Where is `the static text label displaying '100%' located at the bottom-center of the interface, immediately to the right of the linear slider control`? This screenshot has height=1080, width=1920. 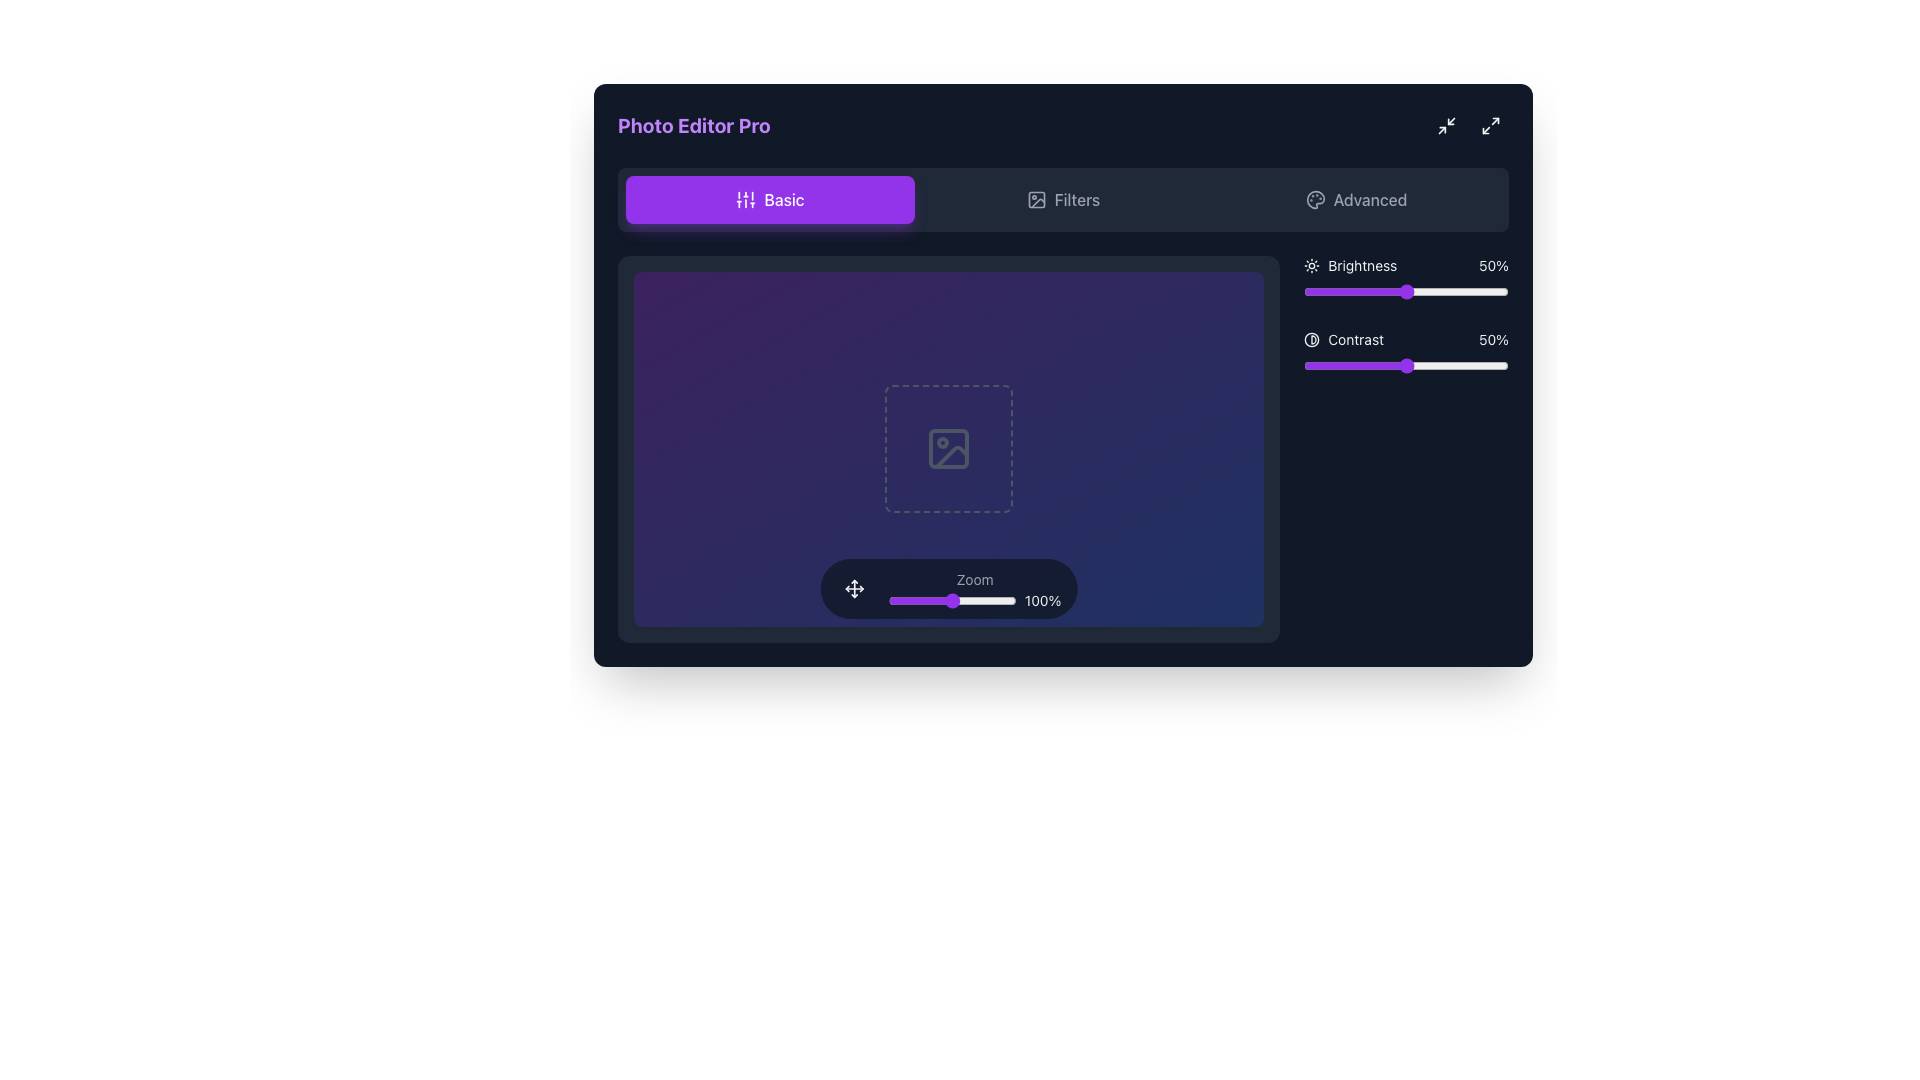
the static text label displaying '100%' located at the bottom-center of the interface, immediately to the right of the linear slider control is located at coordinates (1042, 599).